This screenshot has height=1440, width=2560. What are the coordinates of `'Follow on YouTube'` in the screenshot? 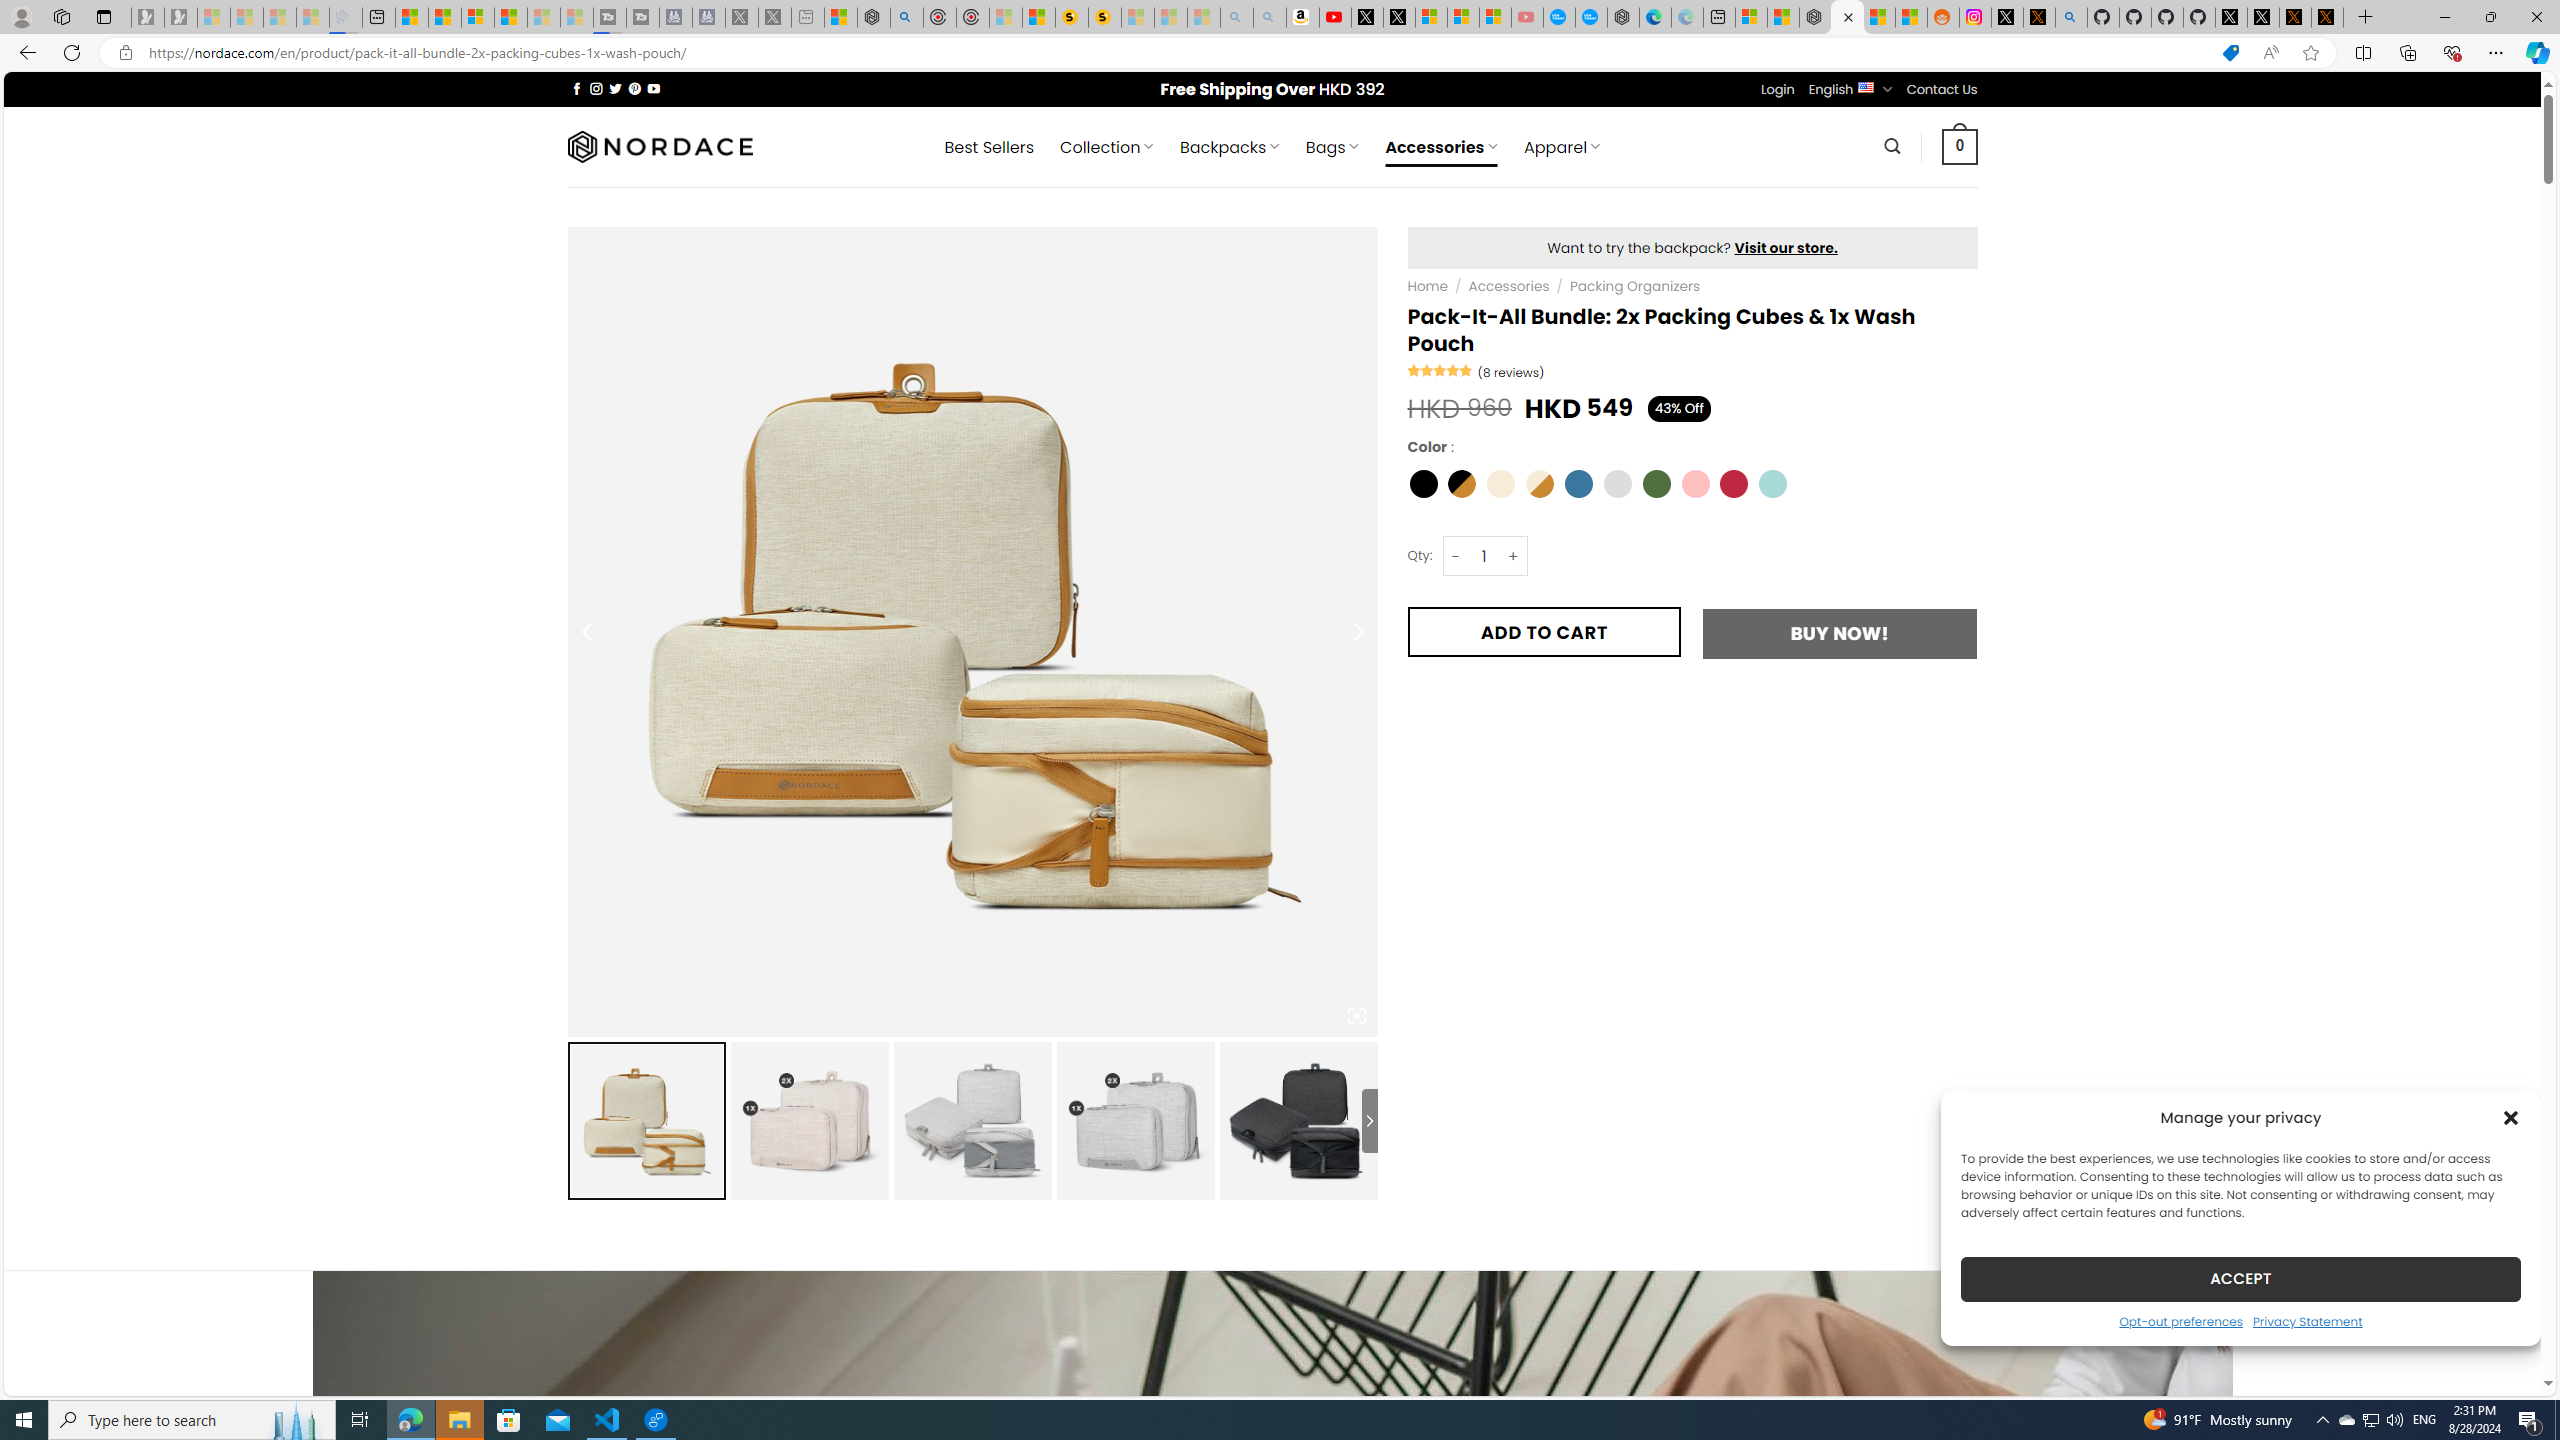 It's located at (653, 88).